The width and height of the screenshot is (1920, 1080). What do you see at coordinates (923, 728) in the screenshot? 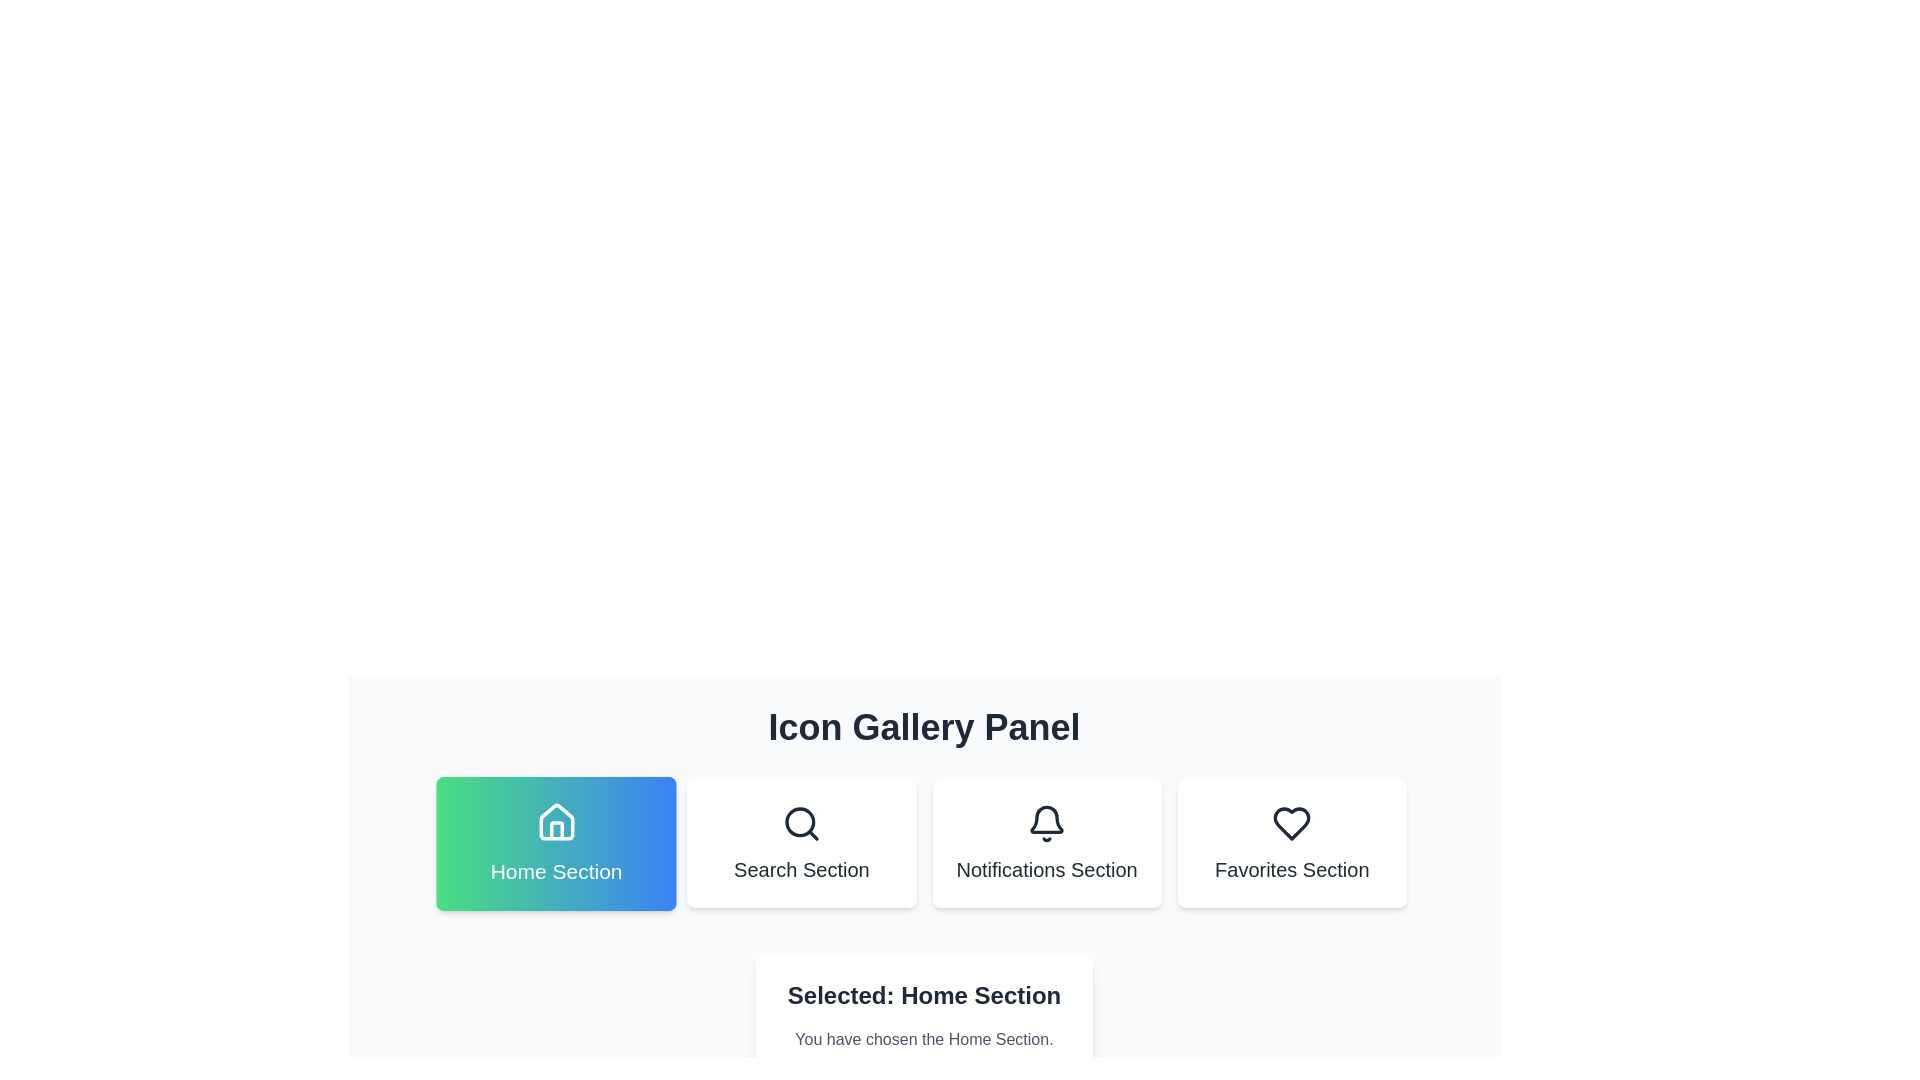
I see `the static text heading labeled 'Icon Gallery Panel' which is styled in bold and large font, positioned at the top center of the interface` at bounding box center [923, 728].